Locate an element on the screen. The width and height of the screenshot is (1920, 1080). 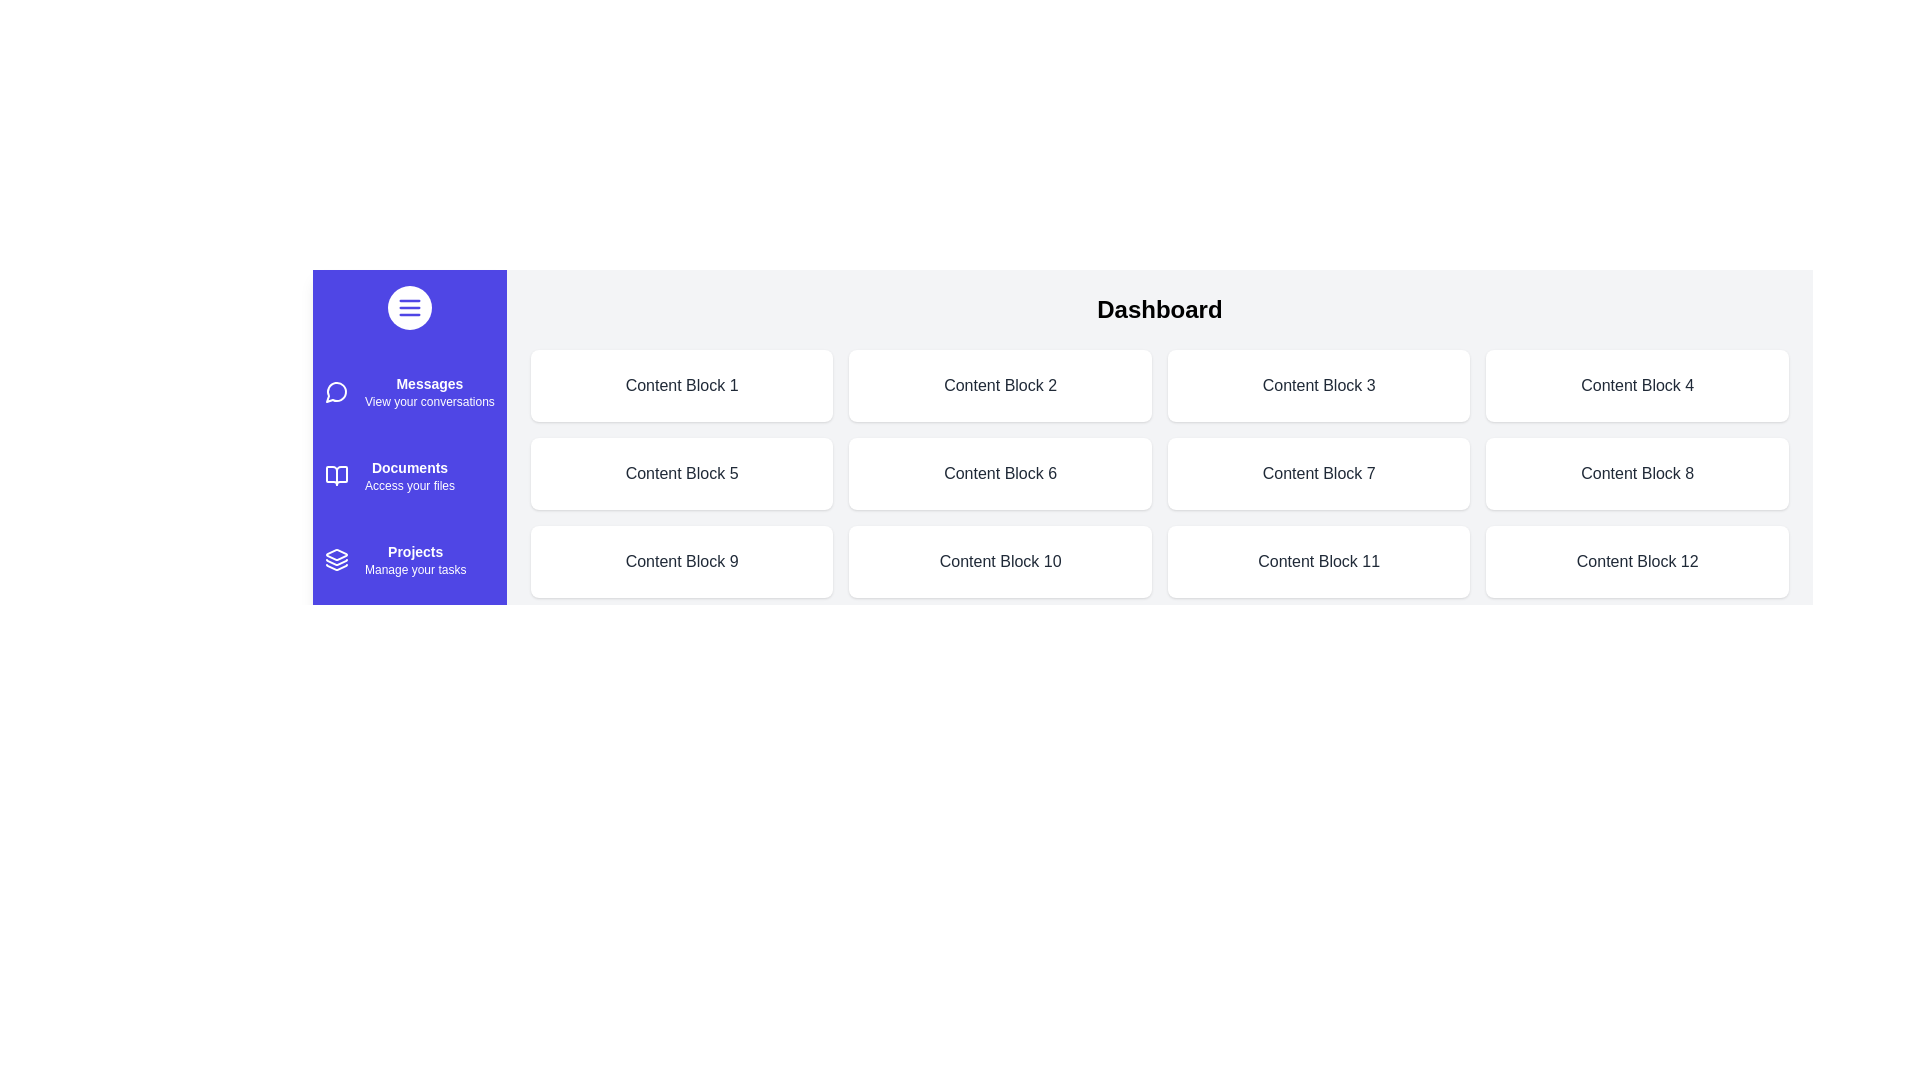
the toggle button to toggle the drawer open and closed is located at coordinates (408, 308).